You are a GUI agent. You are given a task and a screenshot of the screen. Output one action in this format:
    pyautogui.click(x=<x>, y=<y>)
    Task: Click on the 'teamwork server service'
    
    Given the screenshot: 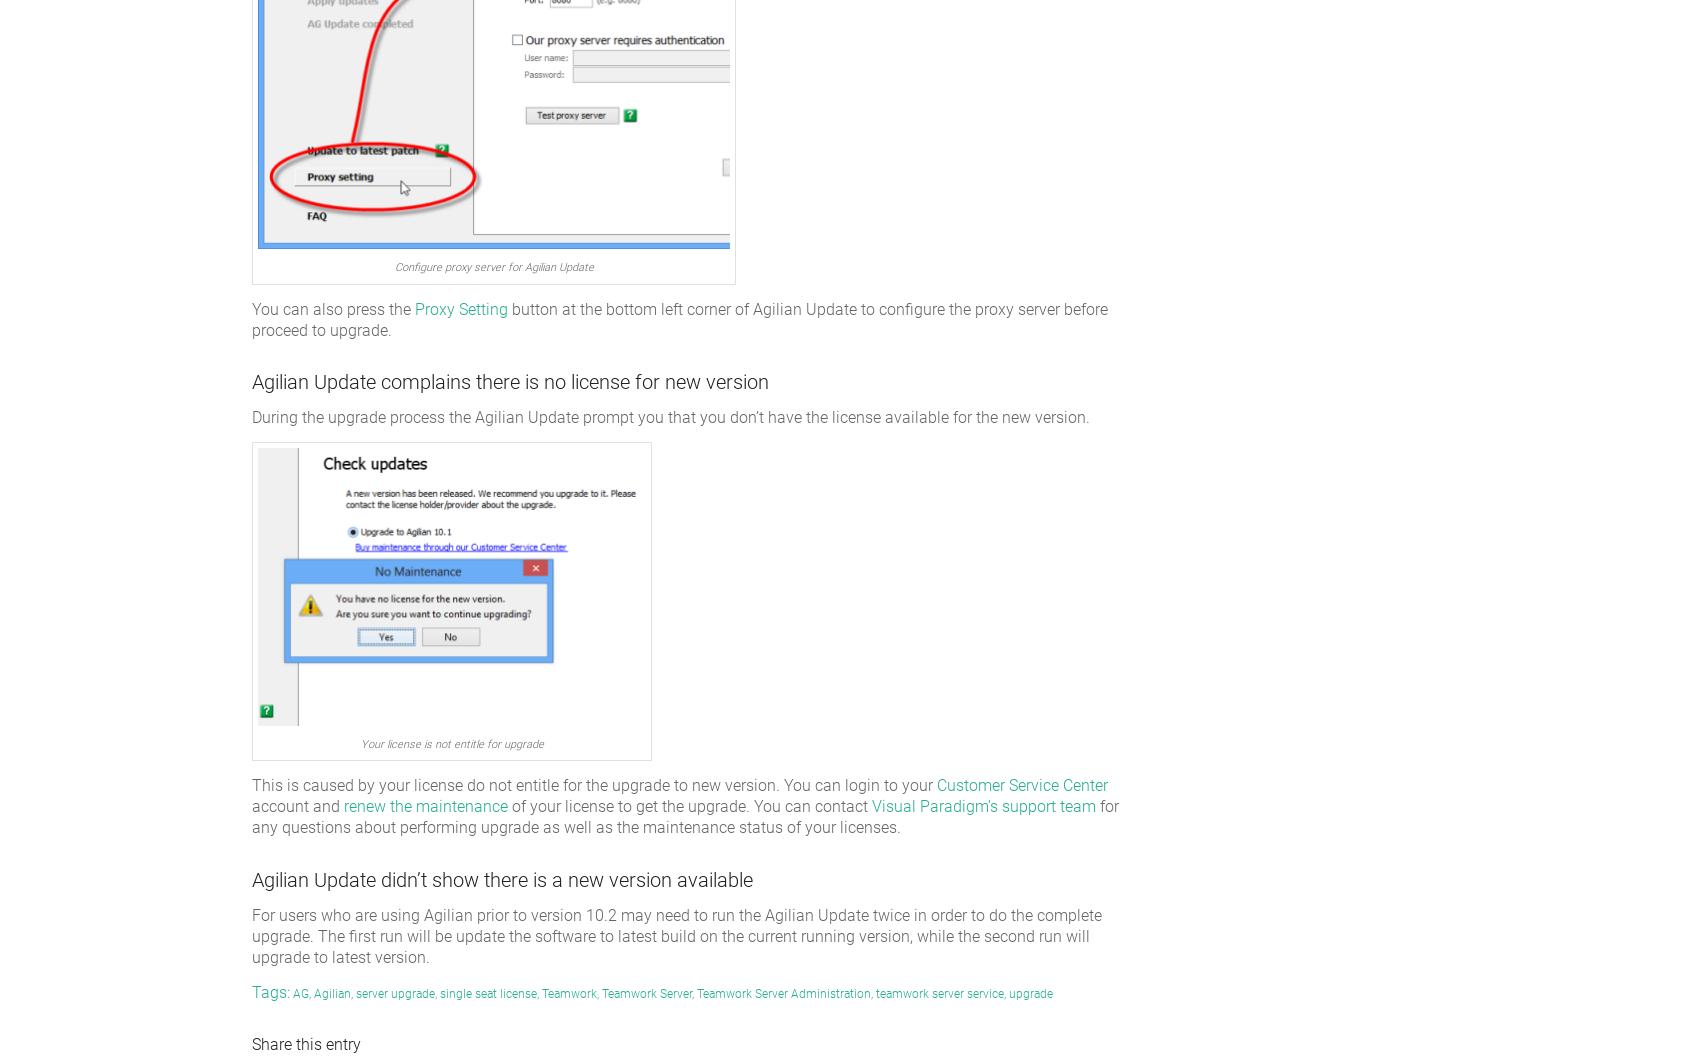 What is the action you would take?
    pyautogui.click(x=939, y=993)
    